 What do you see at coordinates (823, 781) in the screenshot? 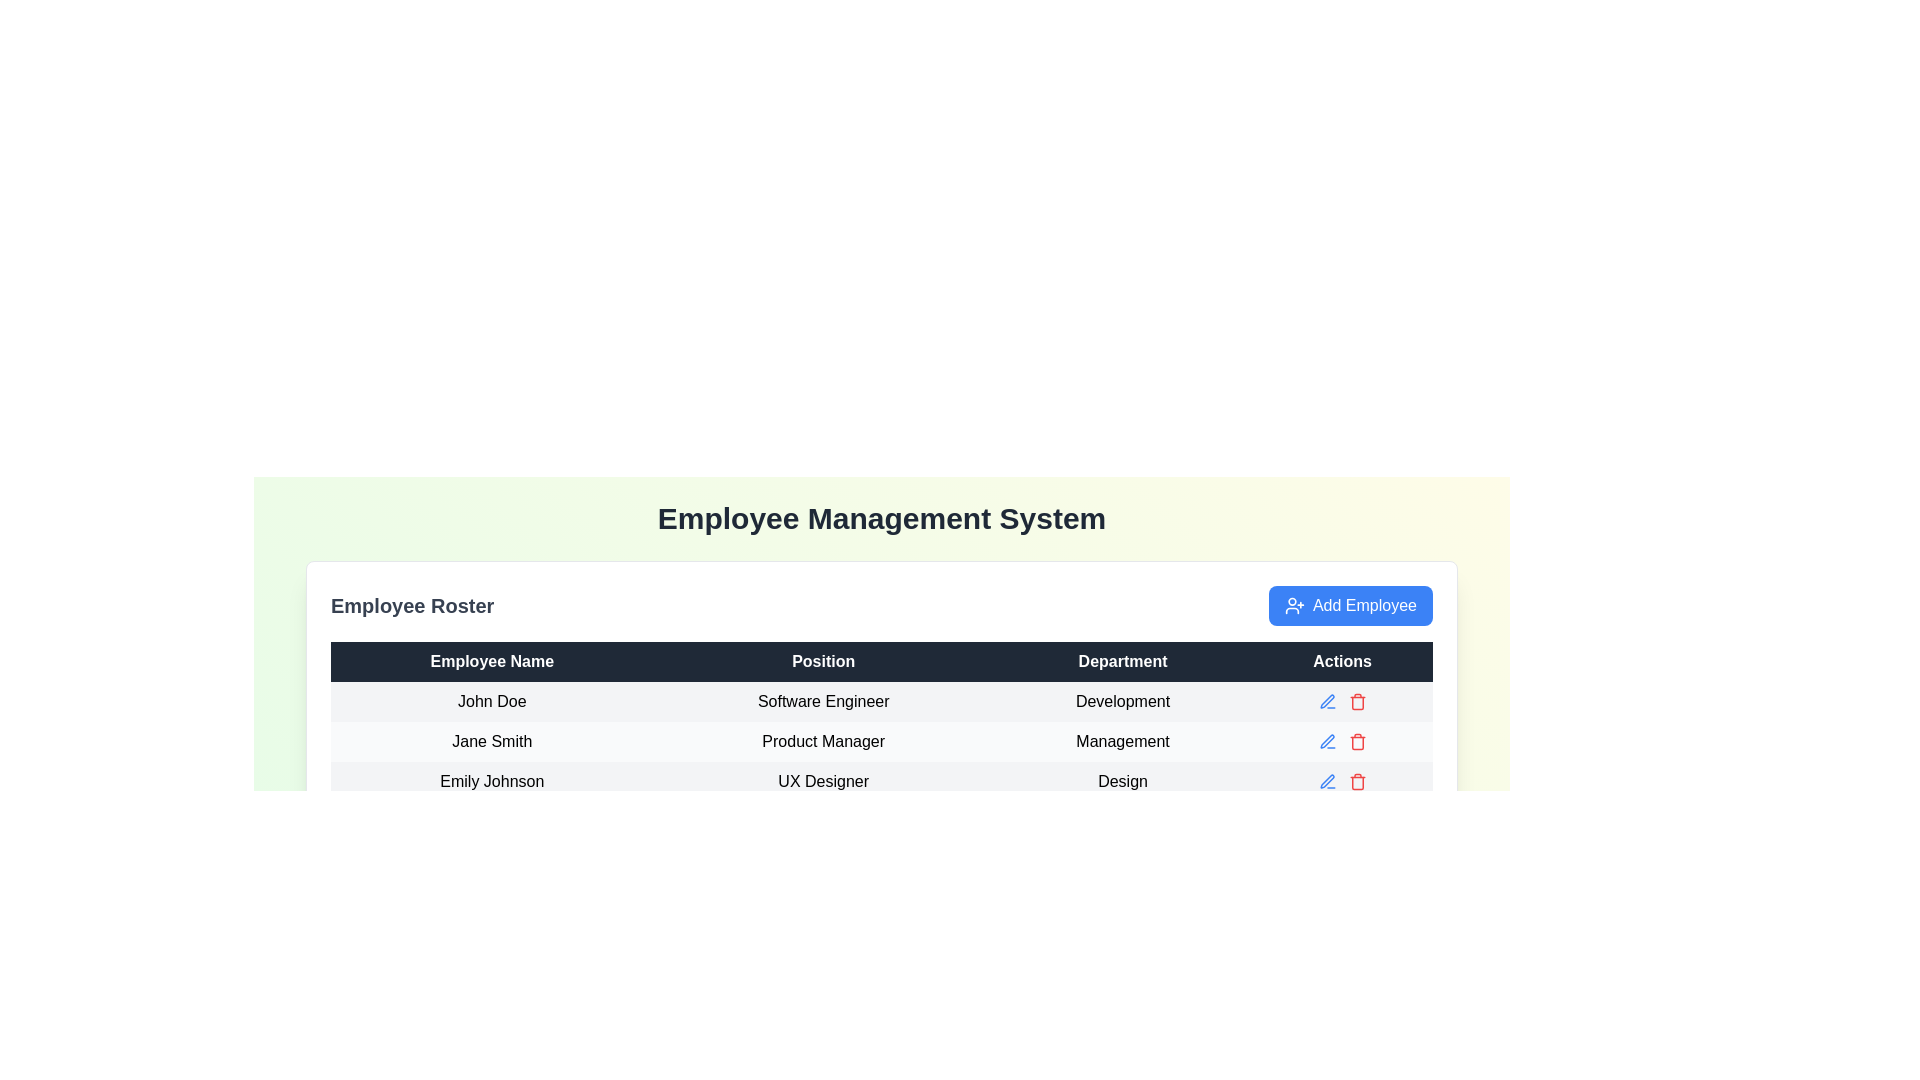
I see `the text label element displaying 'UX Designer' located in the second column of the third row in a data table, between 'Emily Johnson' and 'Design'` at bounding box center [823, 781].